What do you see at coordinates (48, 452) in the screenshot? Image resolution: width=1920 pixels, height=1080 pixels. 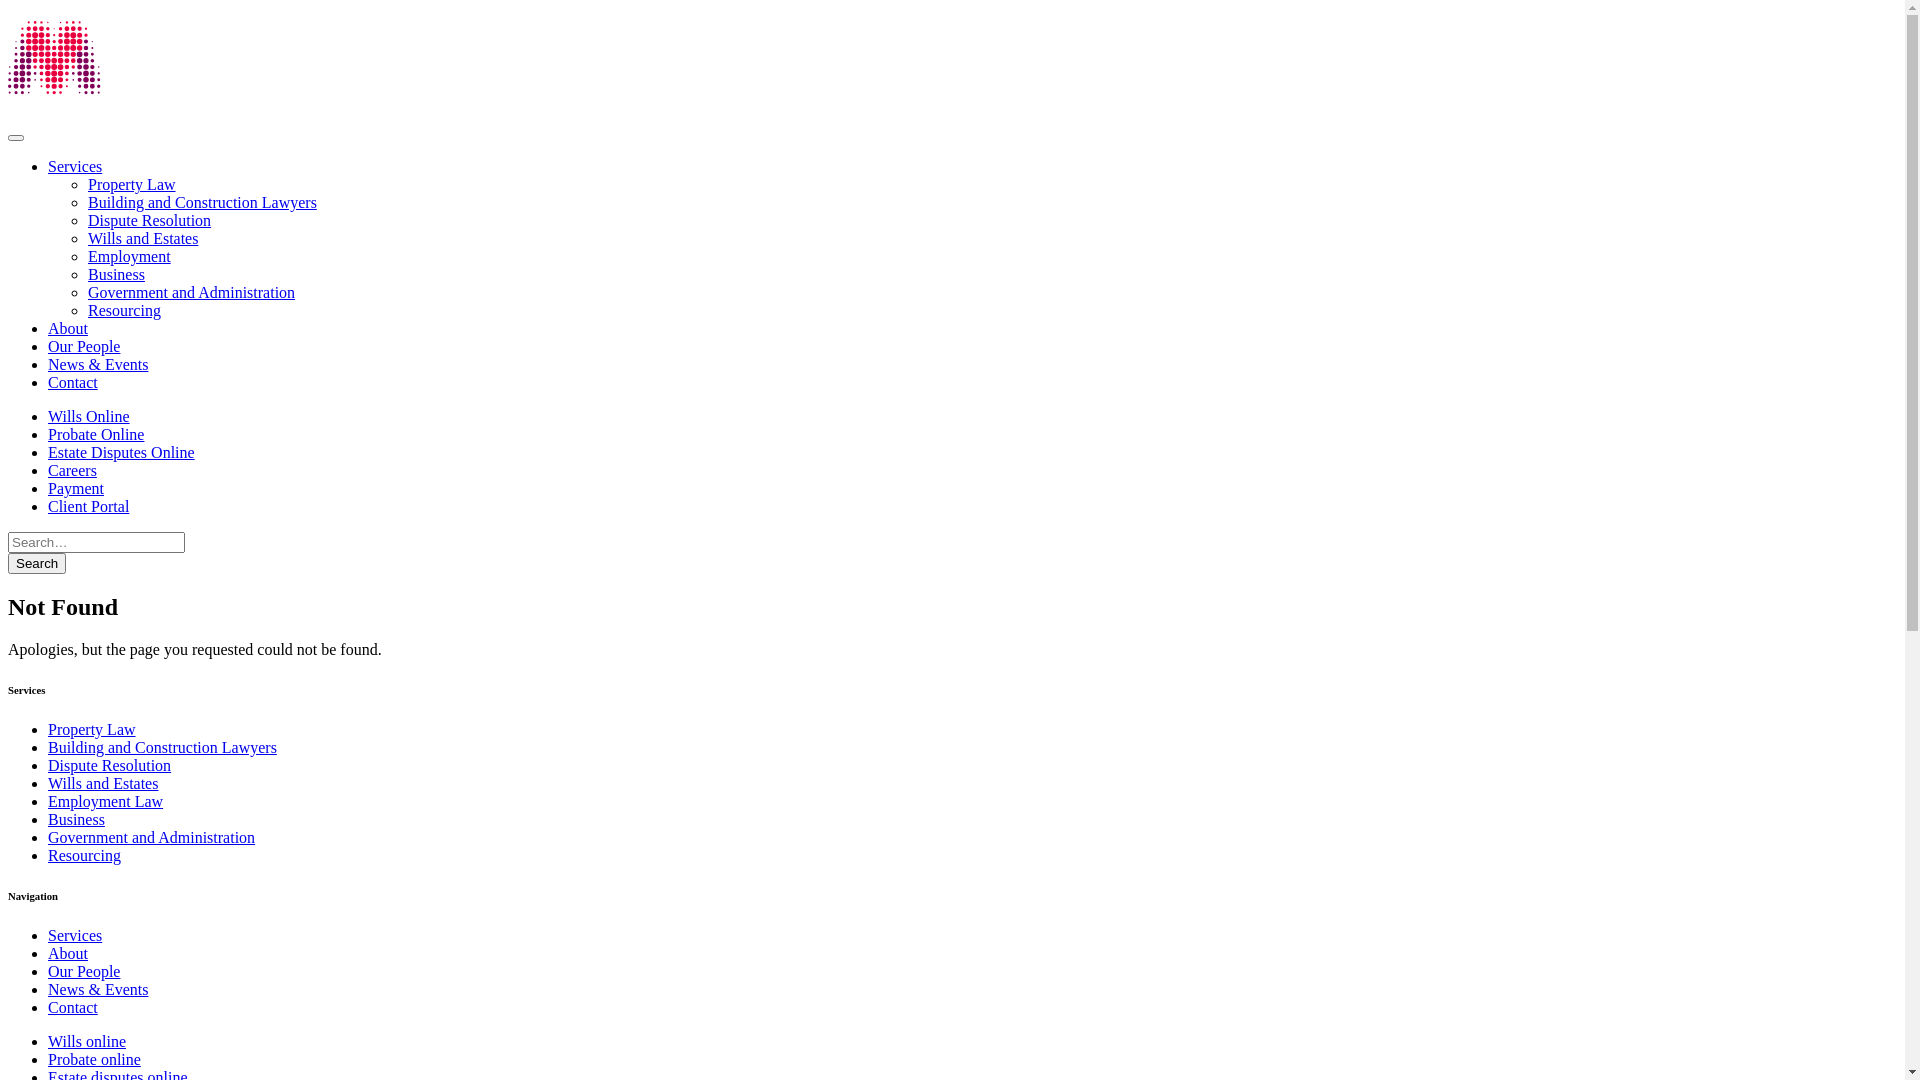 I see `'Estate Disputes Online'` at bounding box center [48, 452].